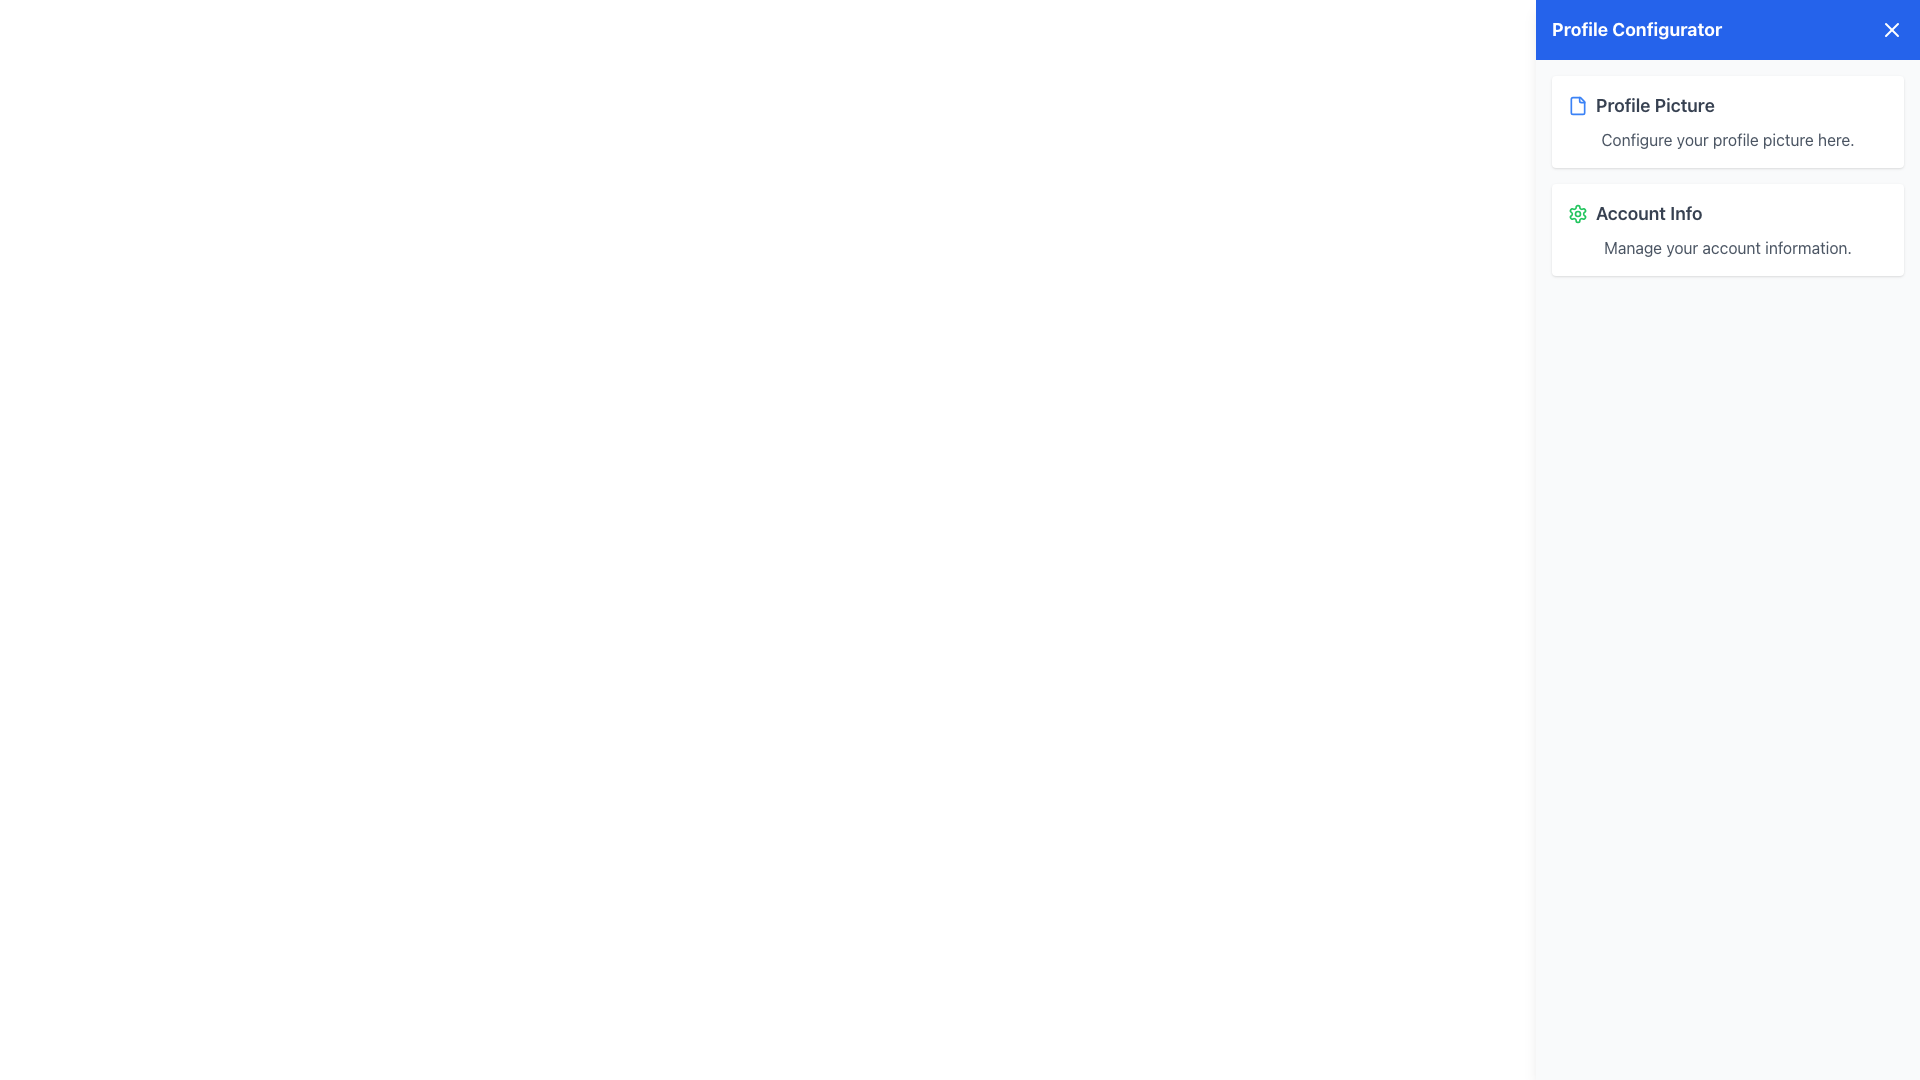 The height and width of the screenshot is (1080, 1920). What do you see at coordinates (1727, 229) in the screenshot?
I see `the Information card located in the 'Profile Configurator' sidebar` at bounding box center [1727, 229].